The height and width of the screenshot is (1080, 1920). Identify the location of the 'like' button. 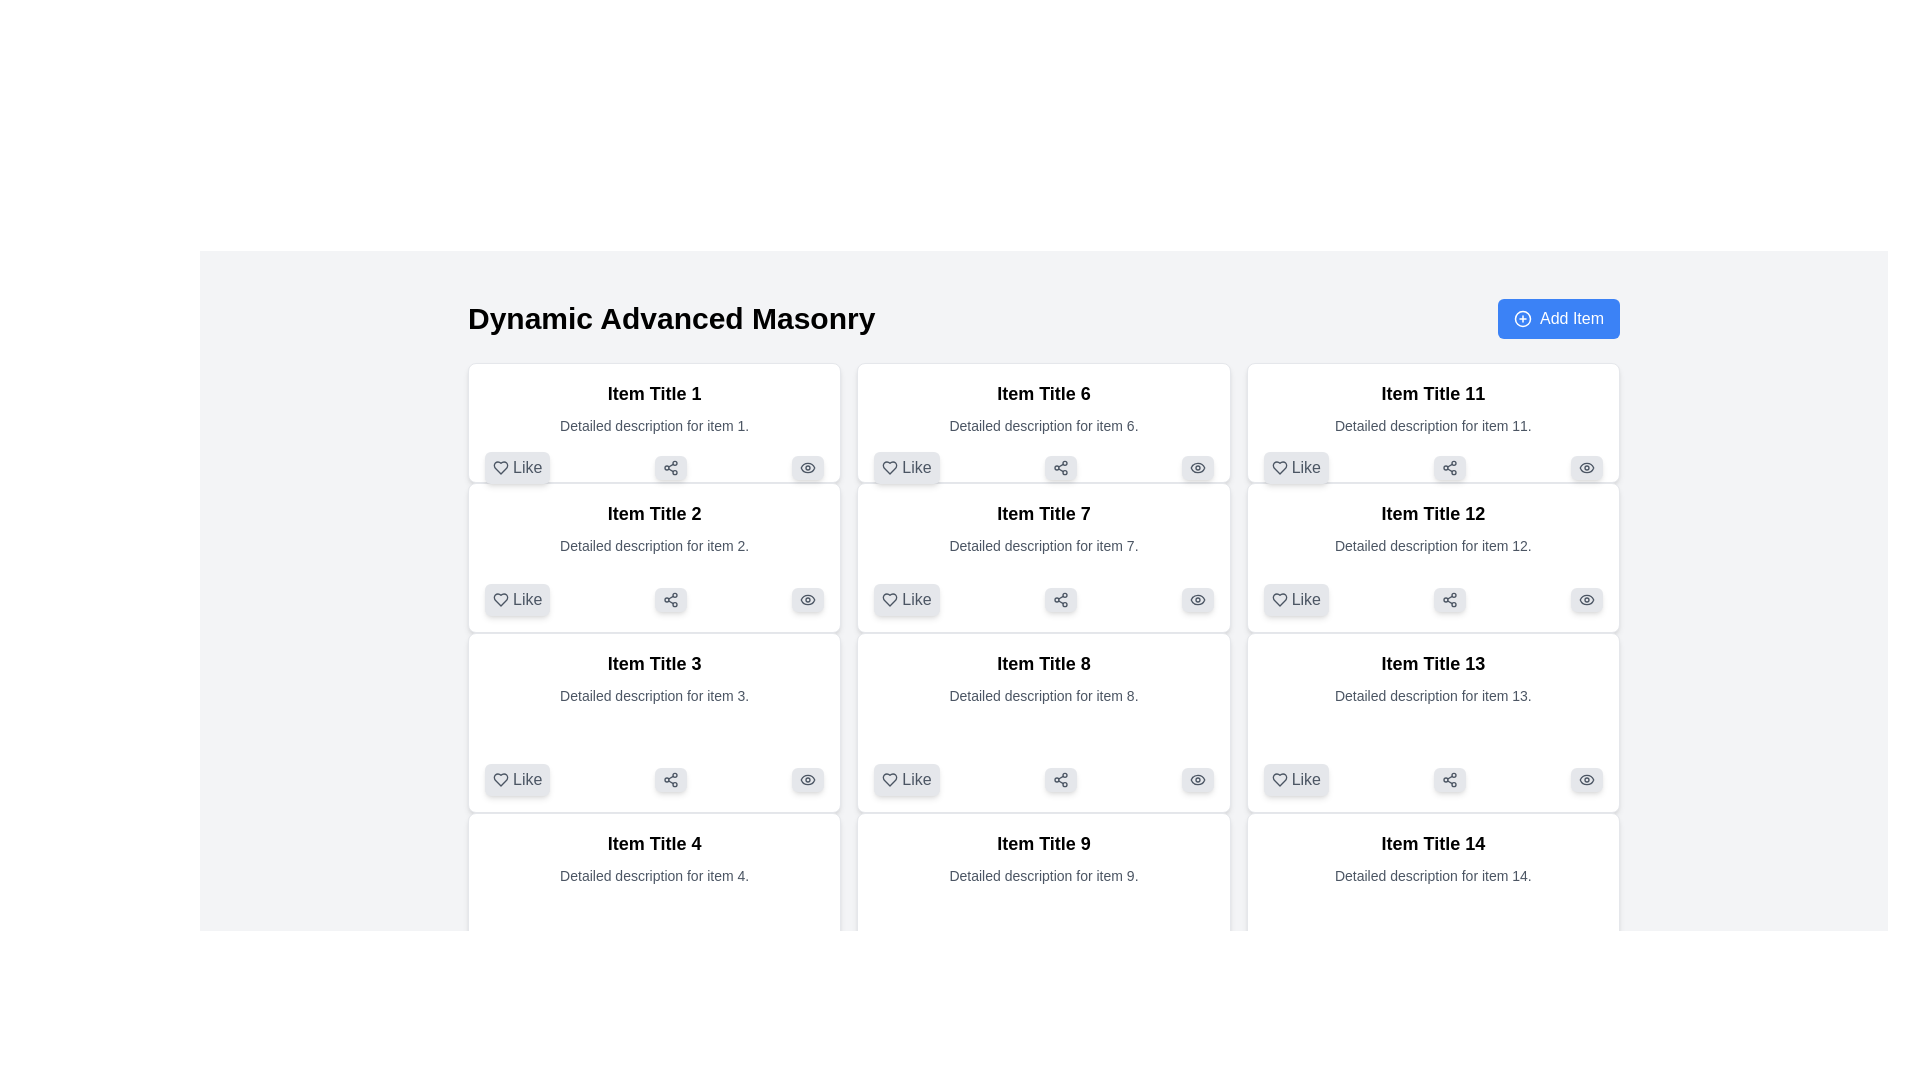
(517, 599).